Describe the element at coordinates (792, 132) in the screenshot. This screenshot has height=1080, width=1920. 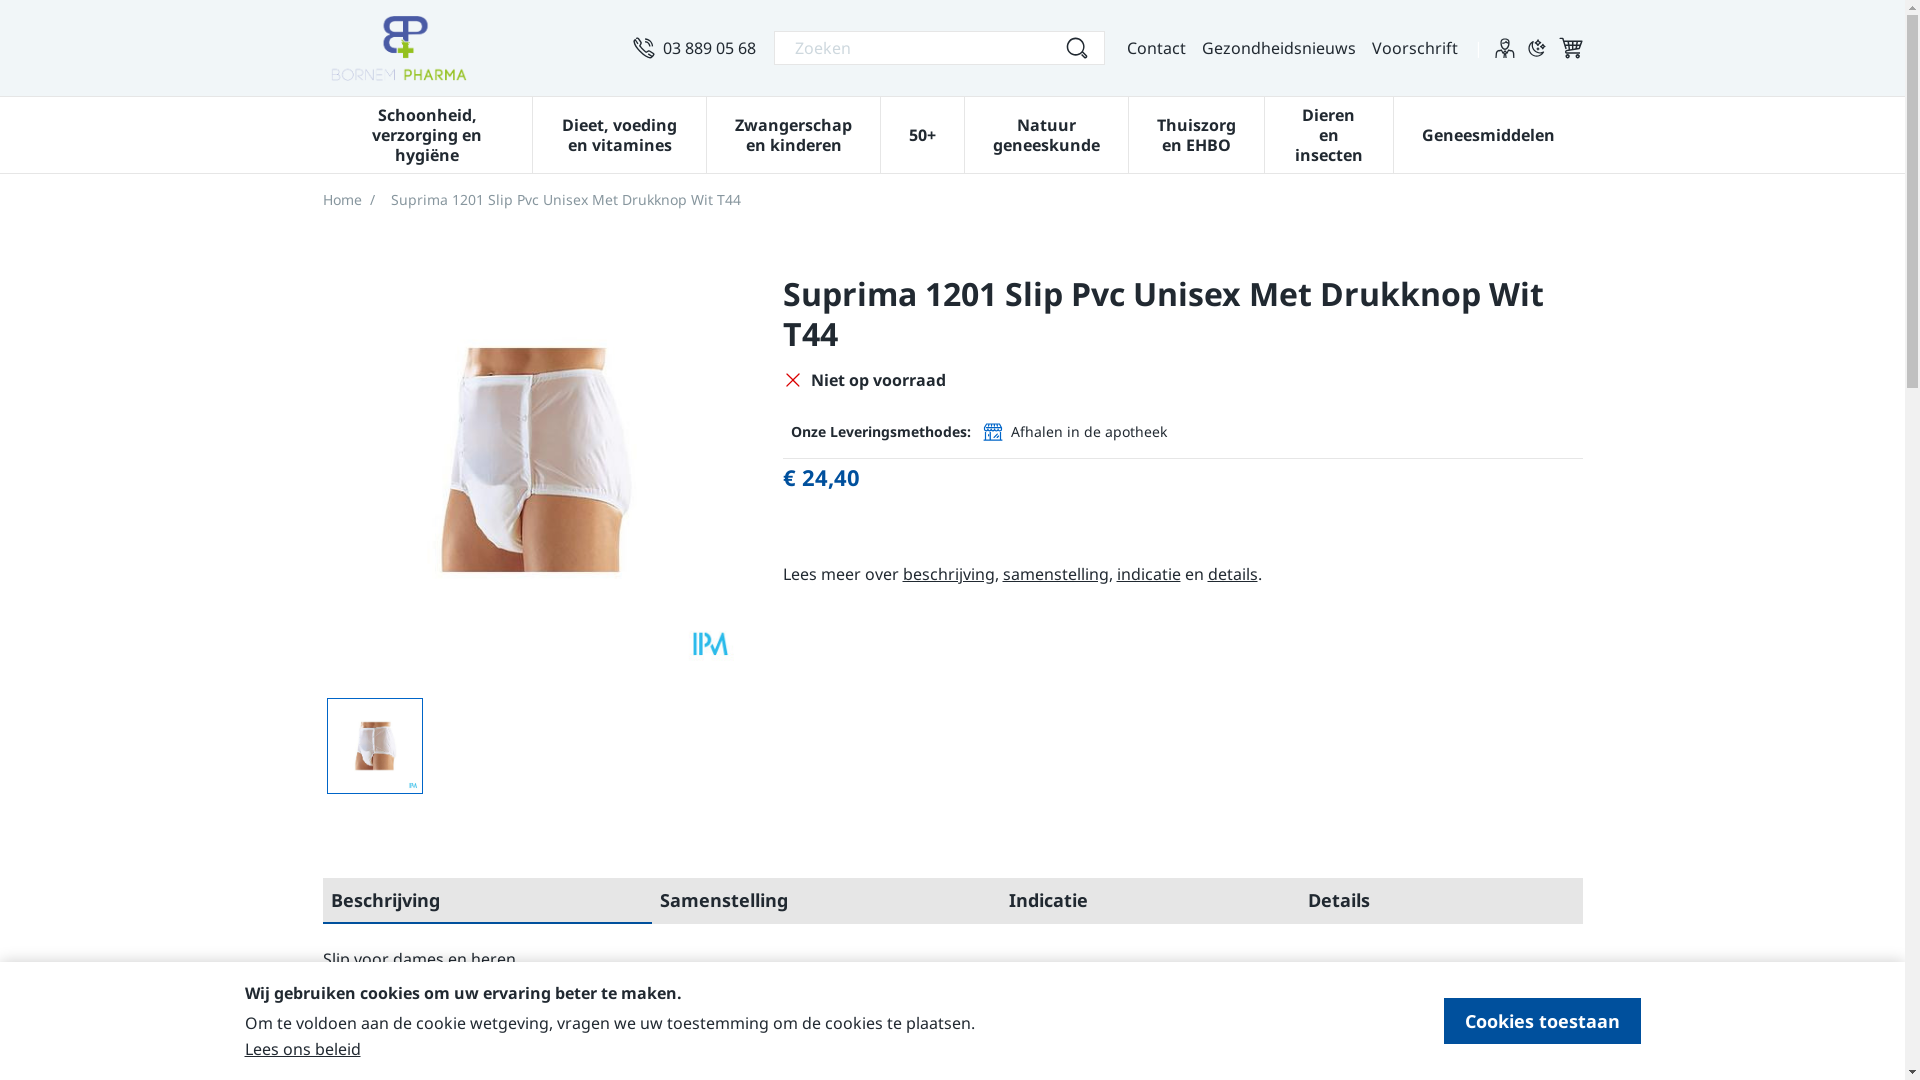
I see `'Zwangerschap en kinderen'` at that location.